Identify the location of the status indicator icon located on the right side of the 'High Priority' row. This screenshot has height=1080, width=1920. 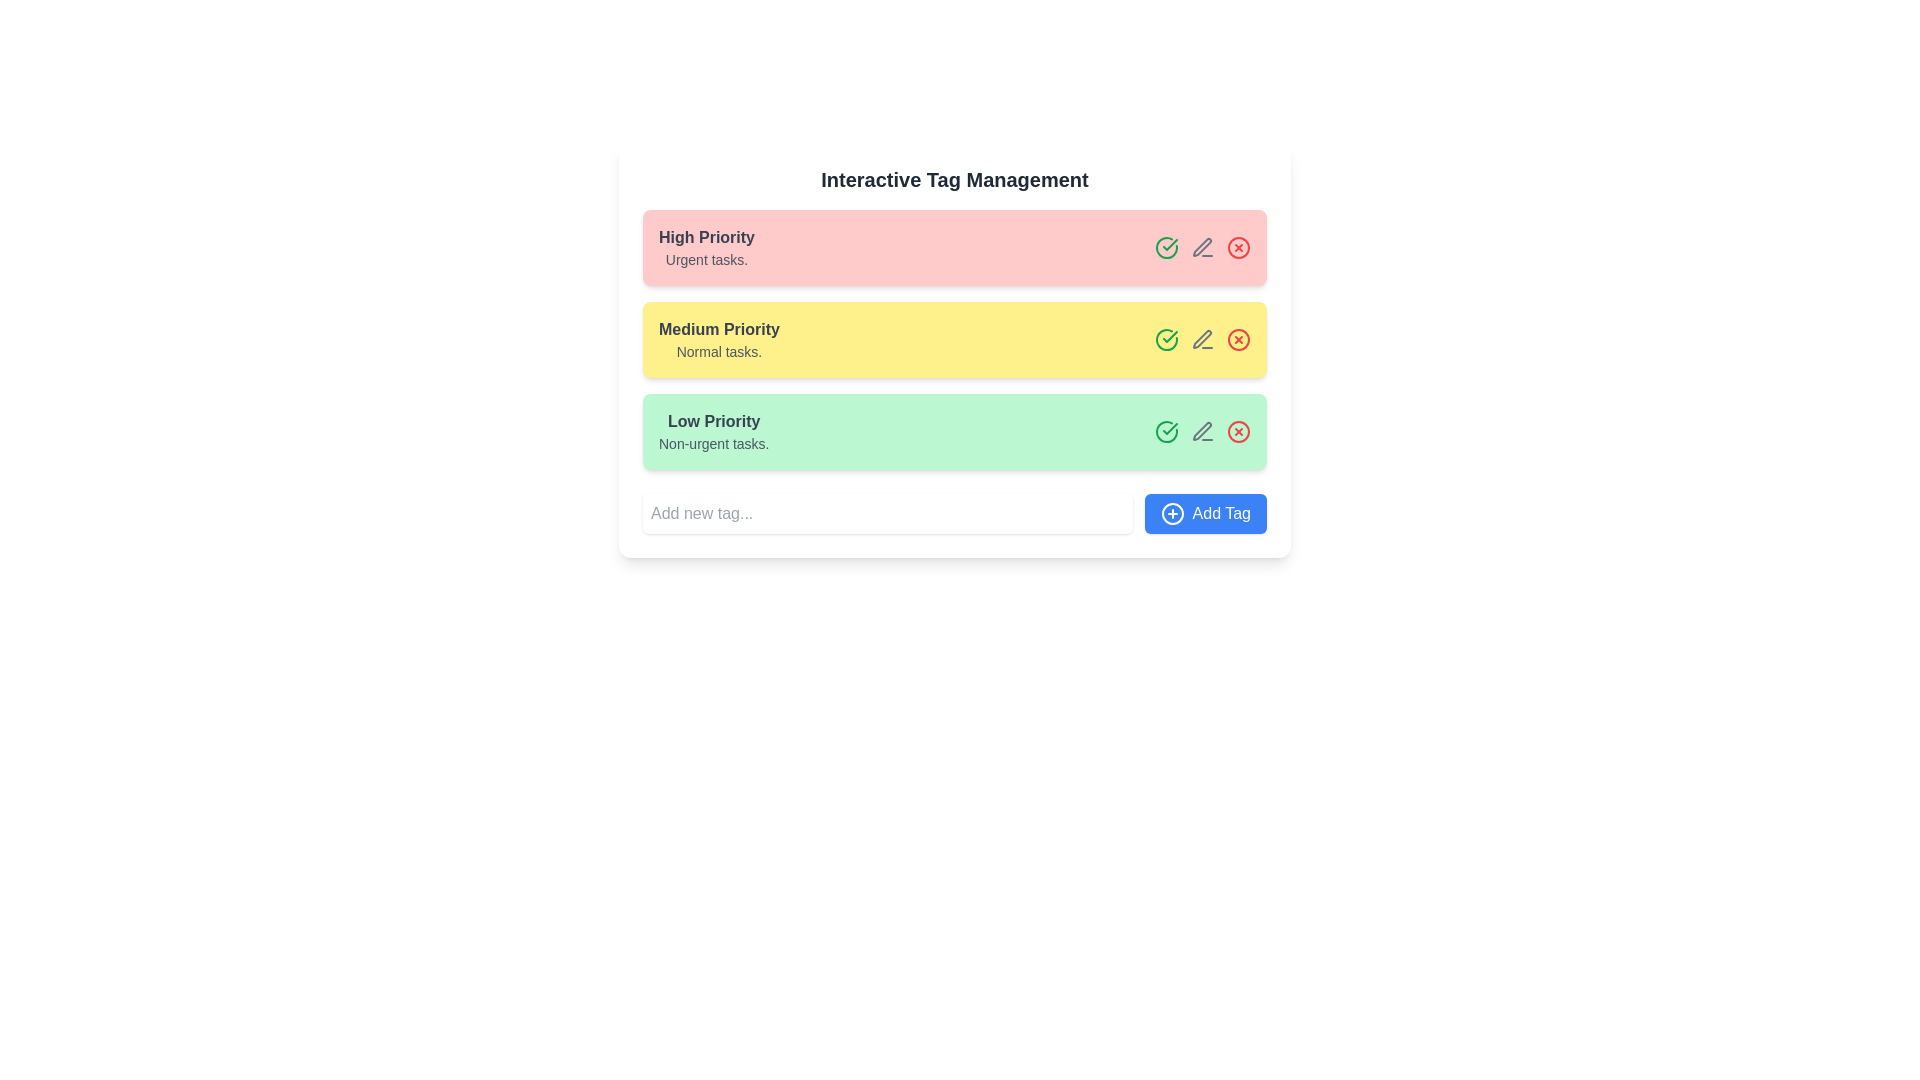
(1166, 246).